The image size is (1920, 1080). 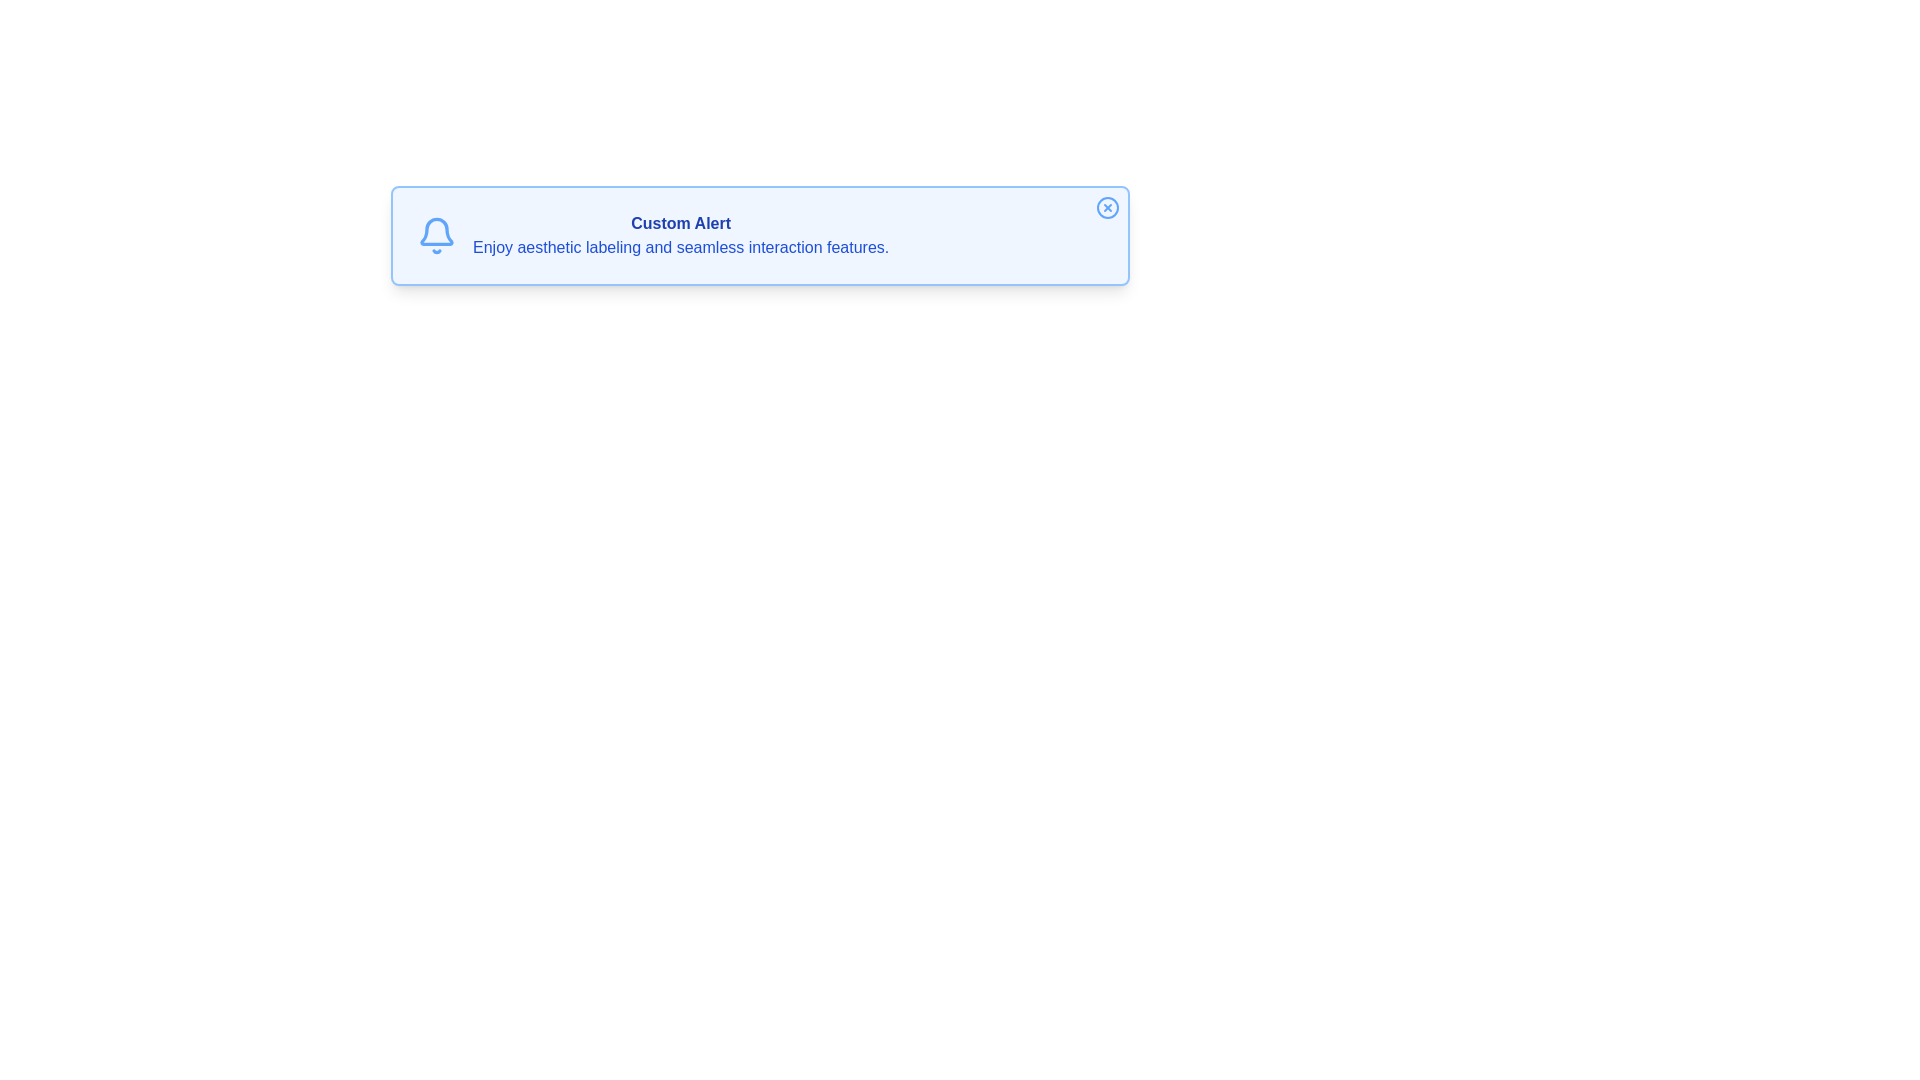 What do you see at coordinates (1107, 208) in the screenshot?
I see `close button to dismiss the notification` at bounding box center [1107, 208].